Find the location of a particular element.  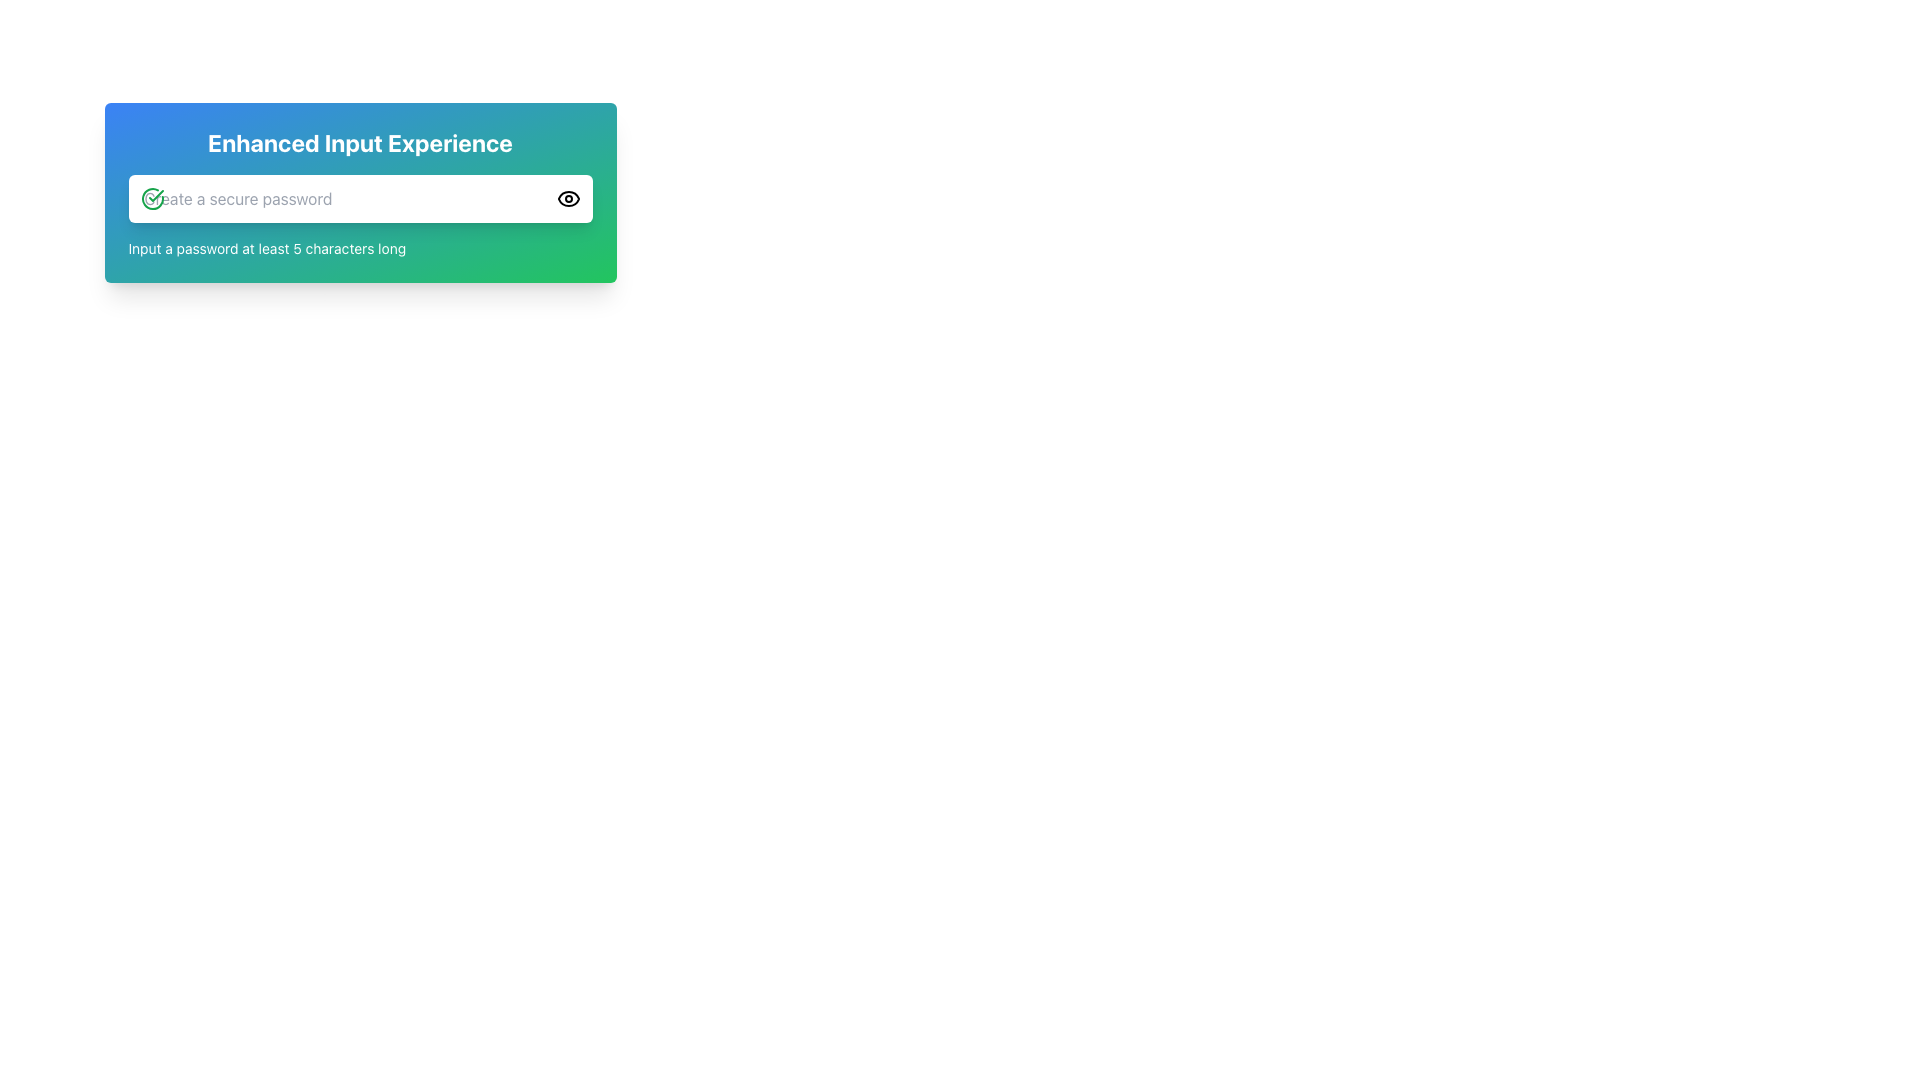

the guidance text block that instructs users to 'Input a password at least 5 characters long', which is styled with white text on a green background, located directly below the password input field is located at coordinates (266, 248).